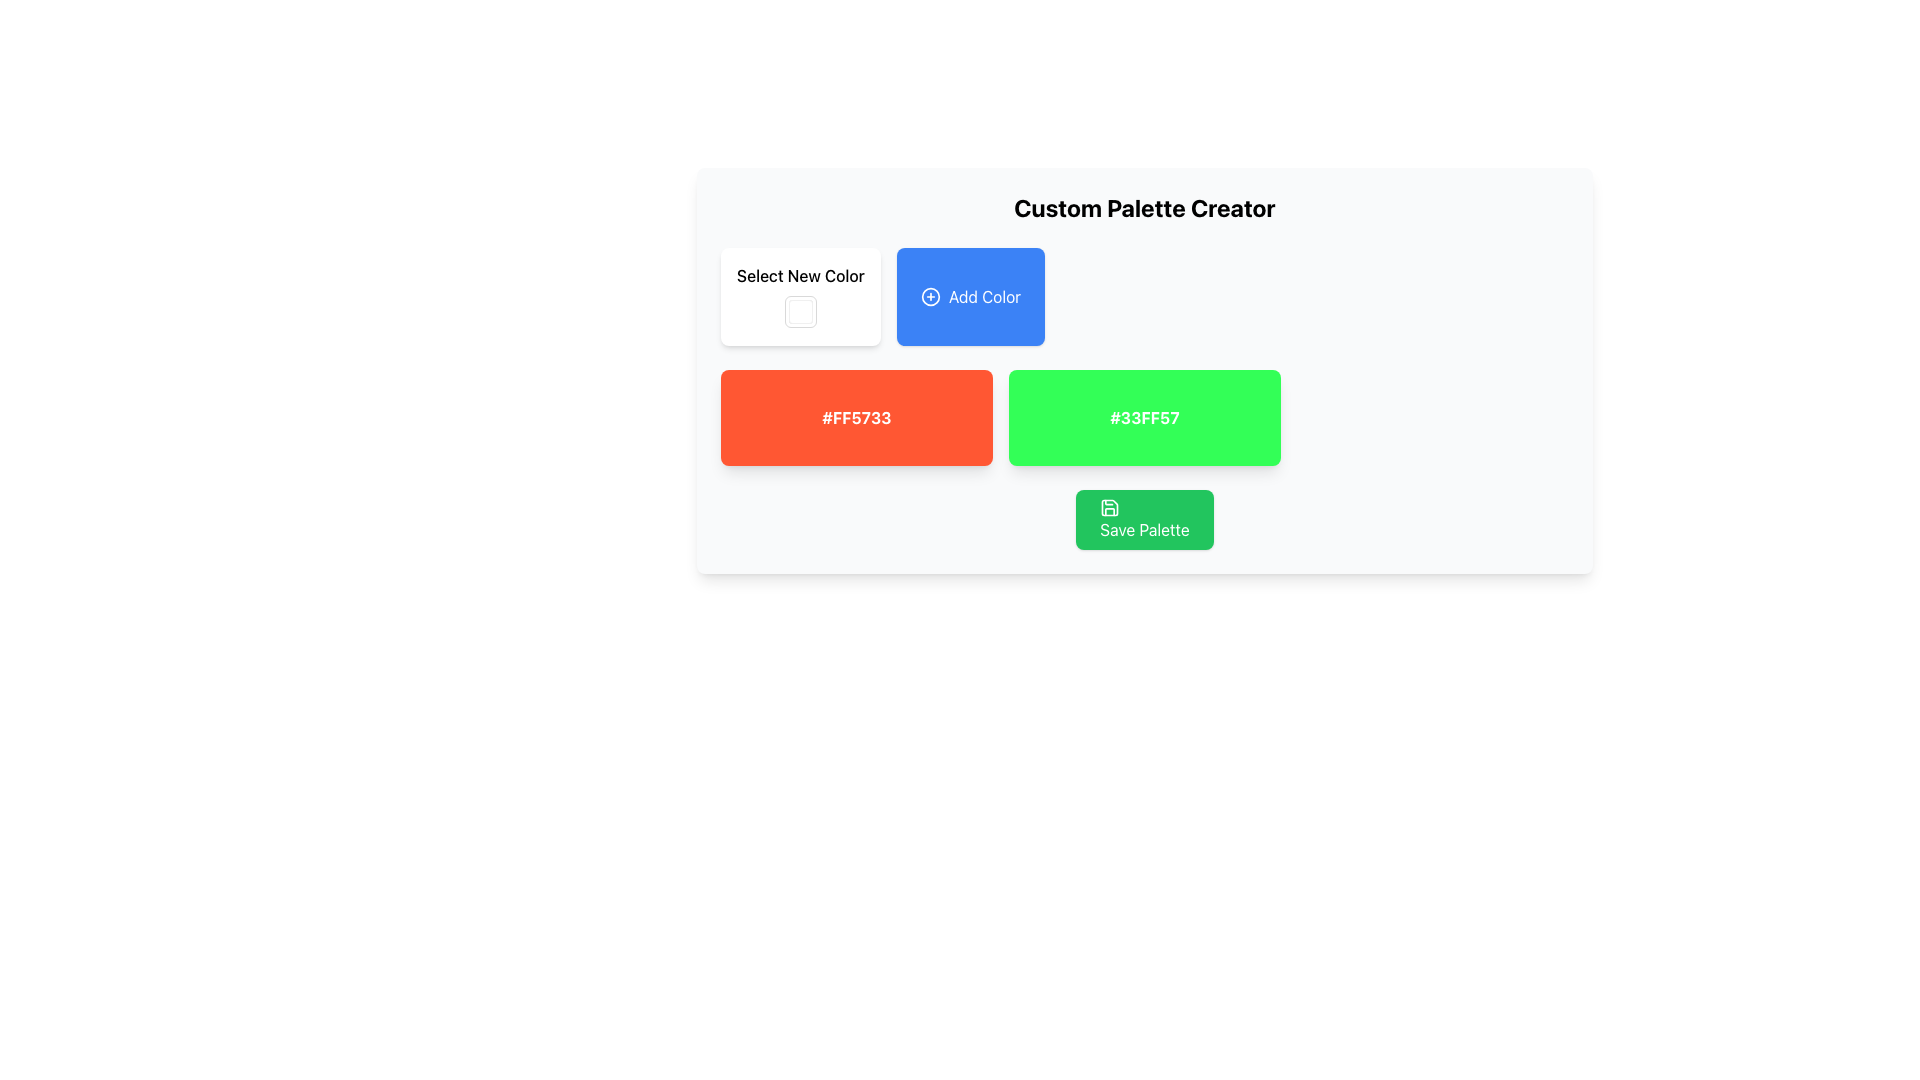 The width and height of the screenshot is (1920, 1080). Describe the element at coordinates (929, 297) in the screenshot. I see `the icon that signifies the action of adding a new color, which is centered within the 'Add Color' button` at that location.